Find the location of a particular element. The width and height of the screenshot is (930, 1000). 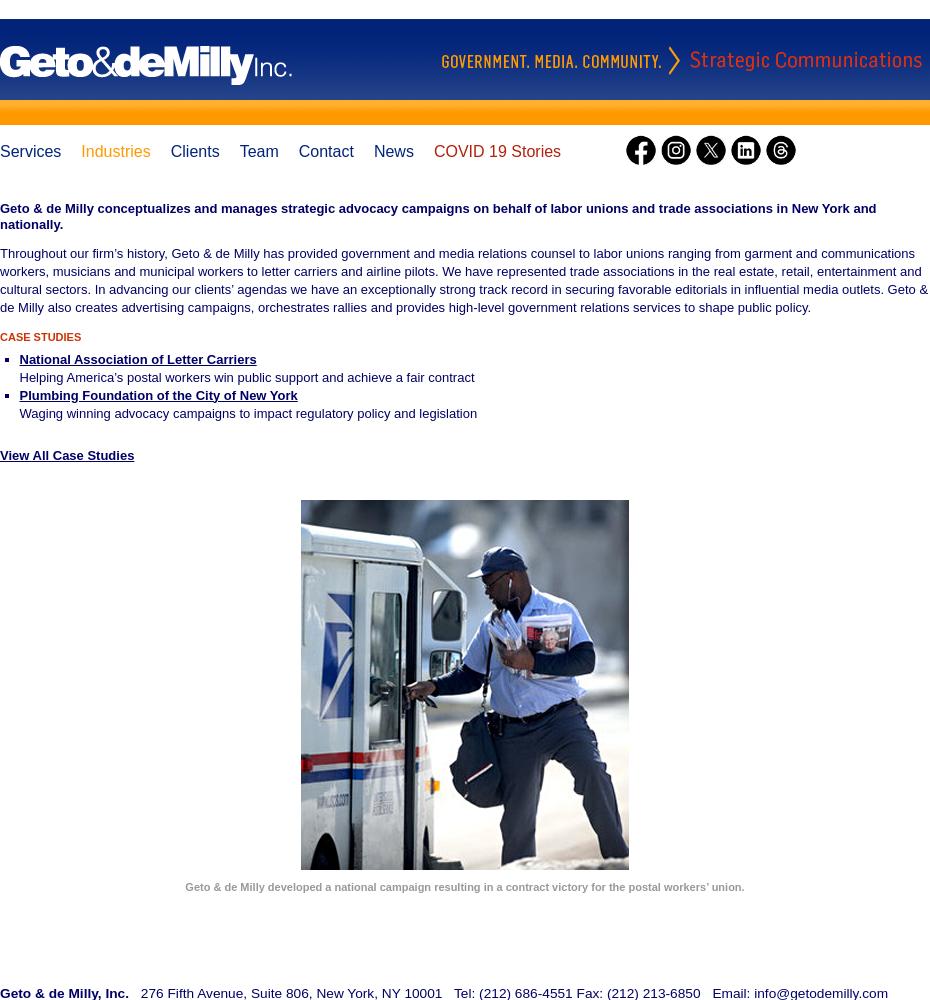

'National Association of Letter Carriers' is located at coordinates (137, 357).